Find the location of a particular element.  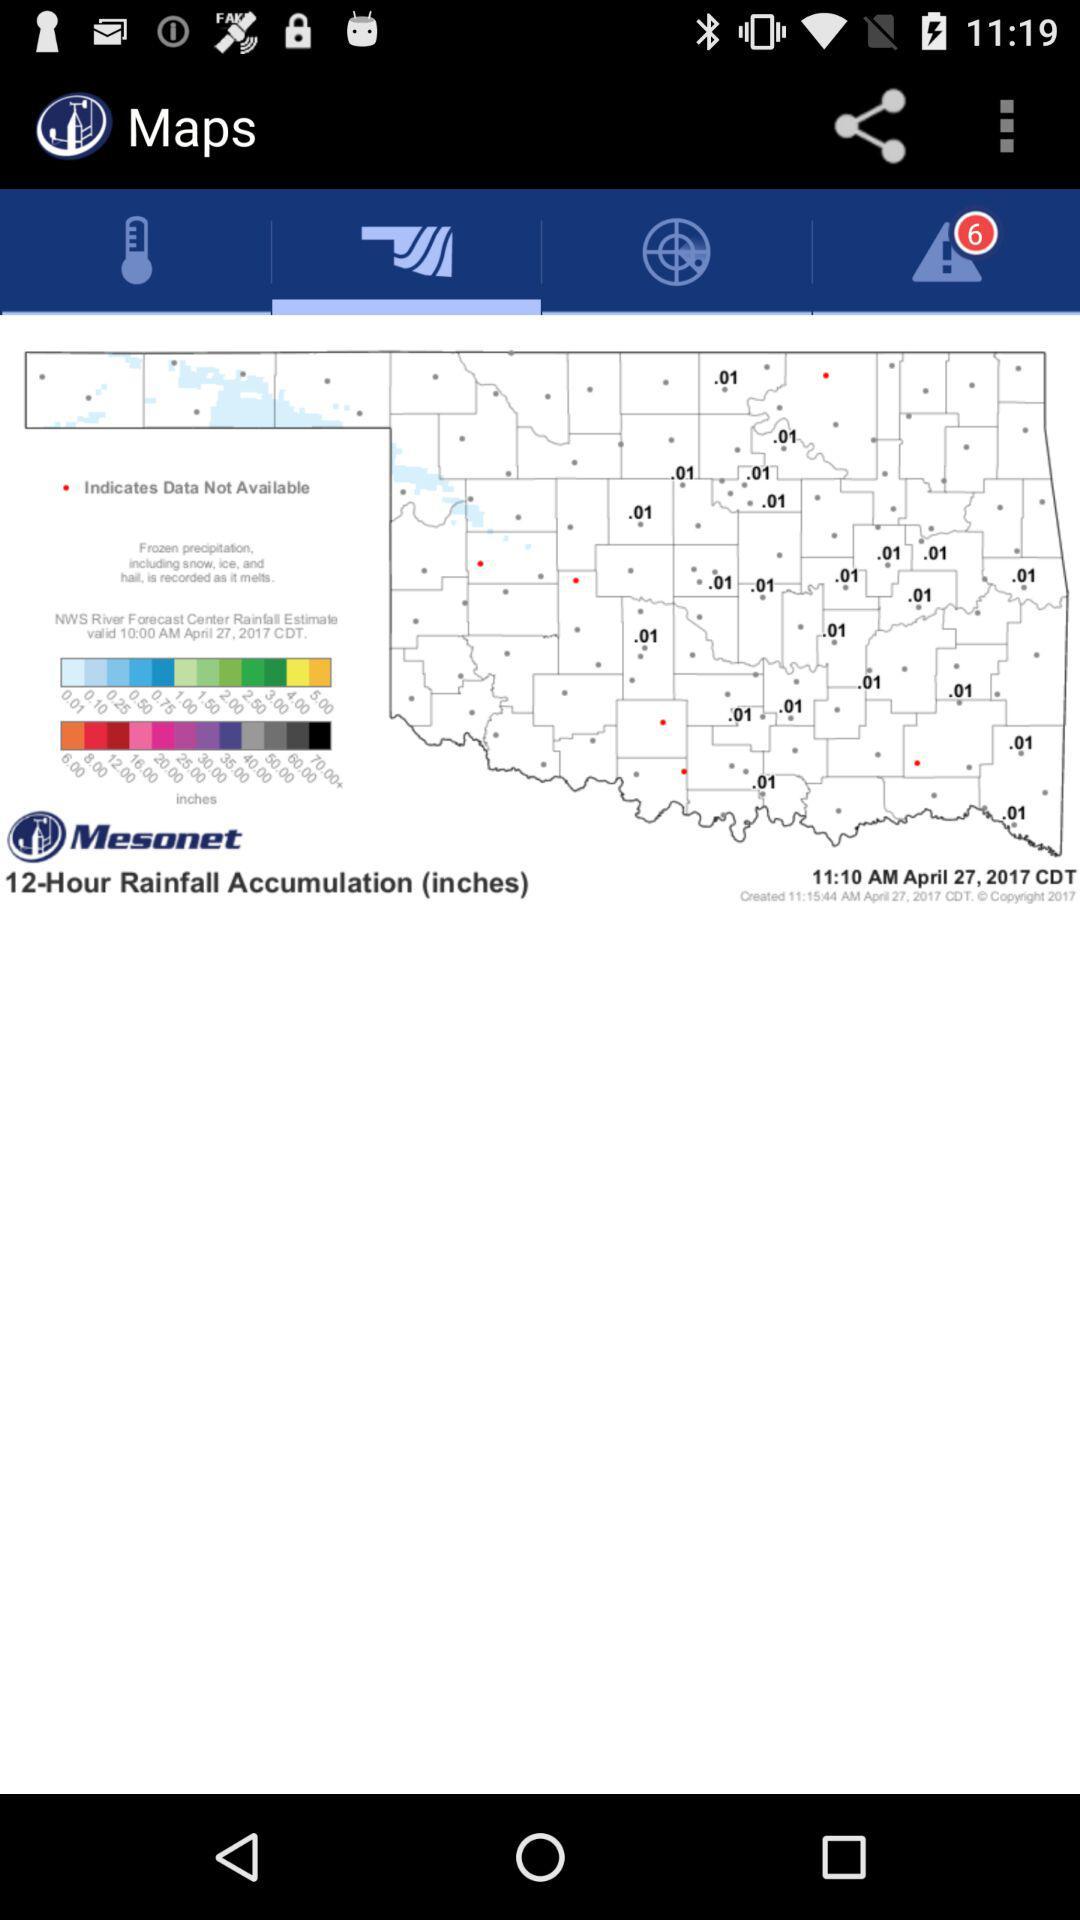

sharing files is located at coordinates (869, 124).